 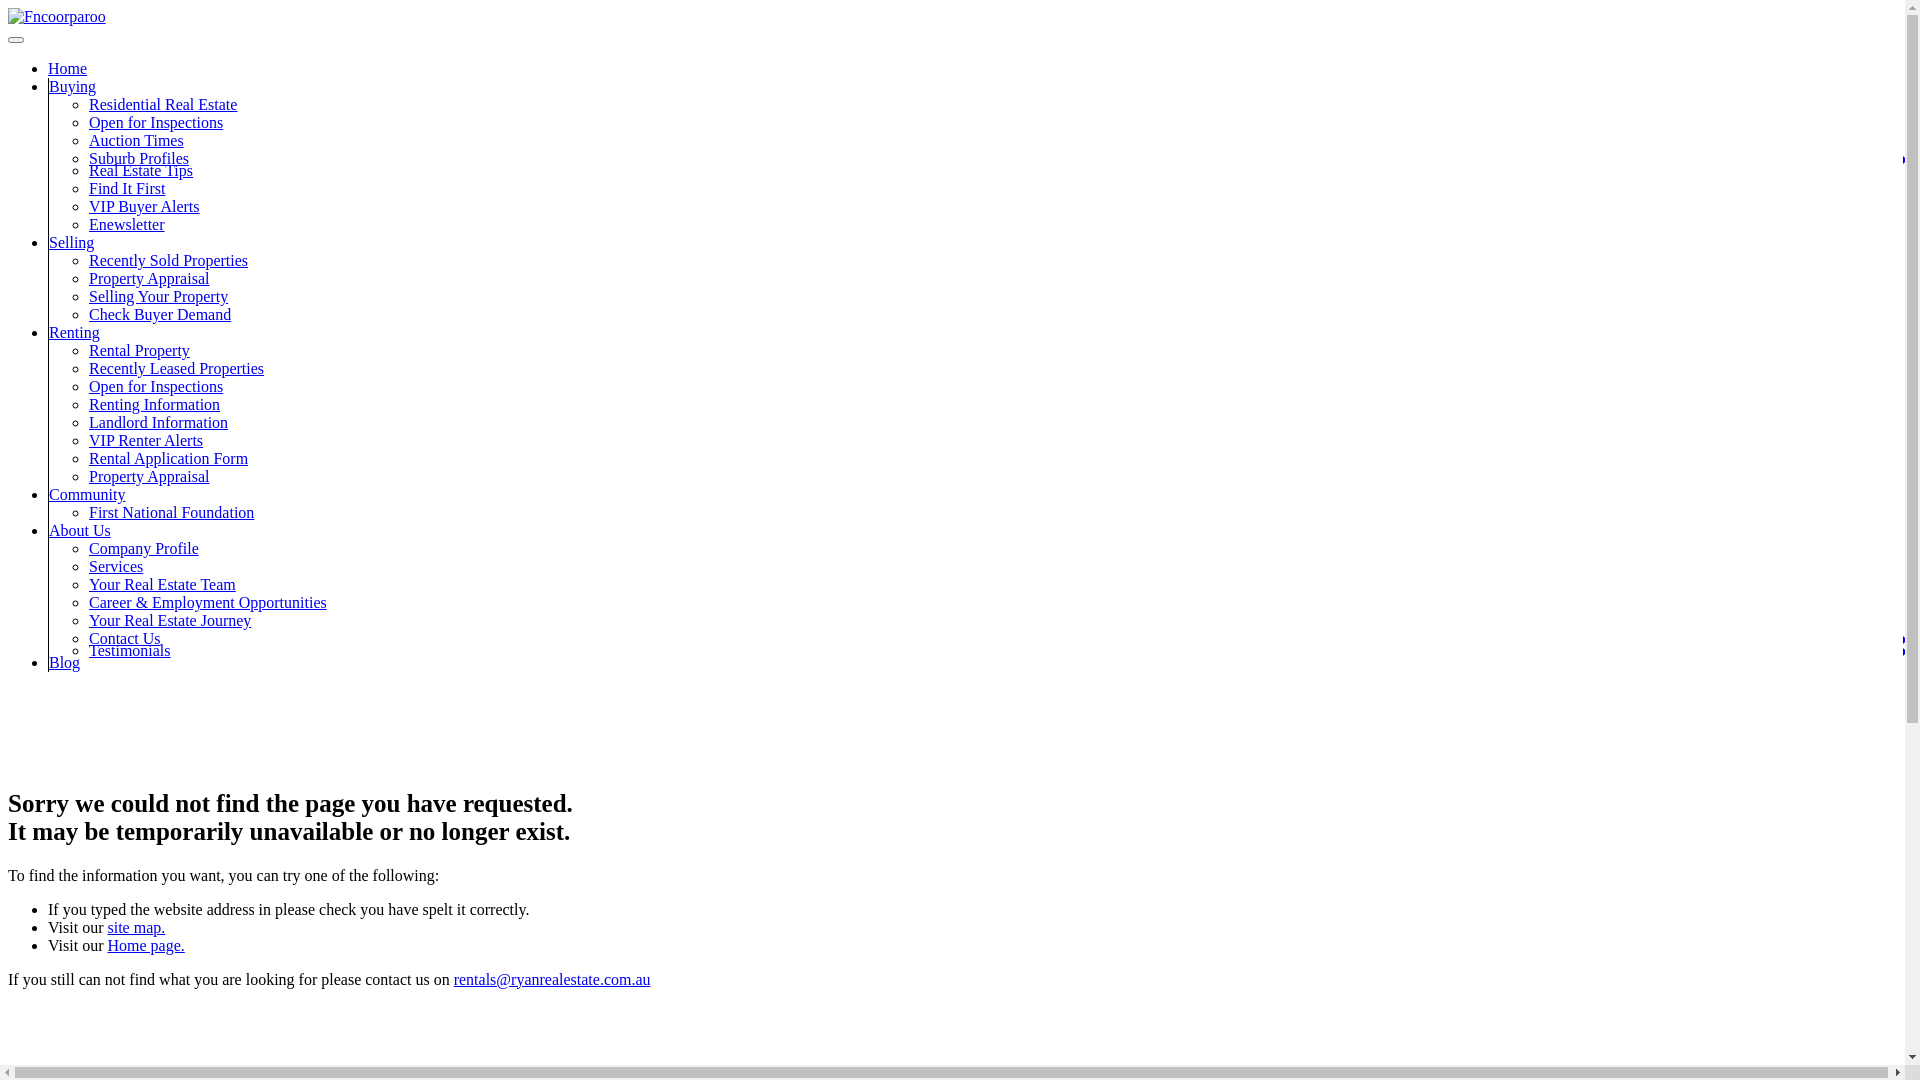 I want to click on 'Recently Sold Properties', so click(x=88, y=259).